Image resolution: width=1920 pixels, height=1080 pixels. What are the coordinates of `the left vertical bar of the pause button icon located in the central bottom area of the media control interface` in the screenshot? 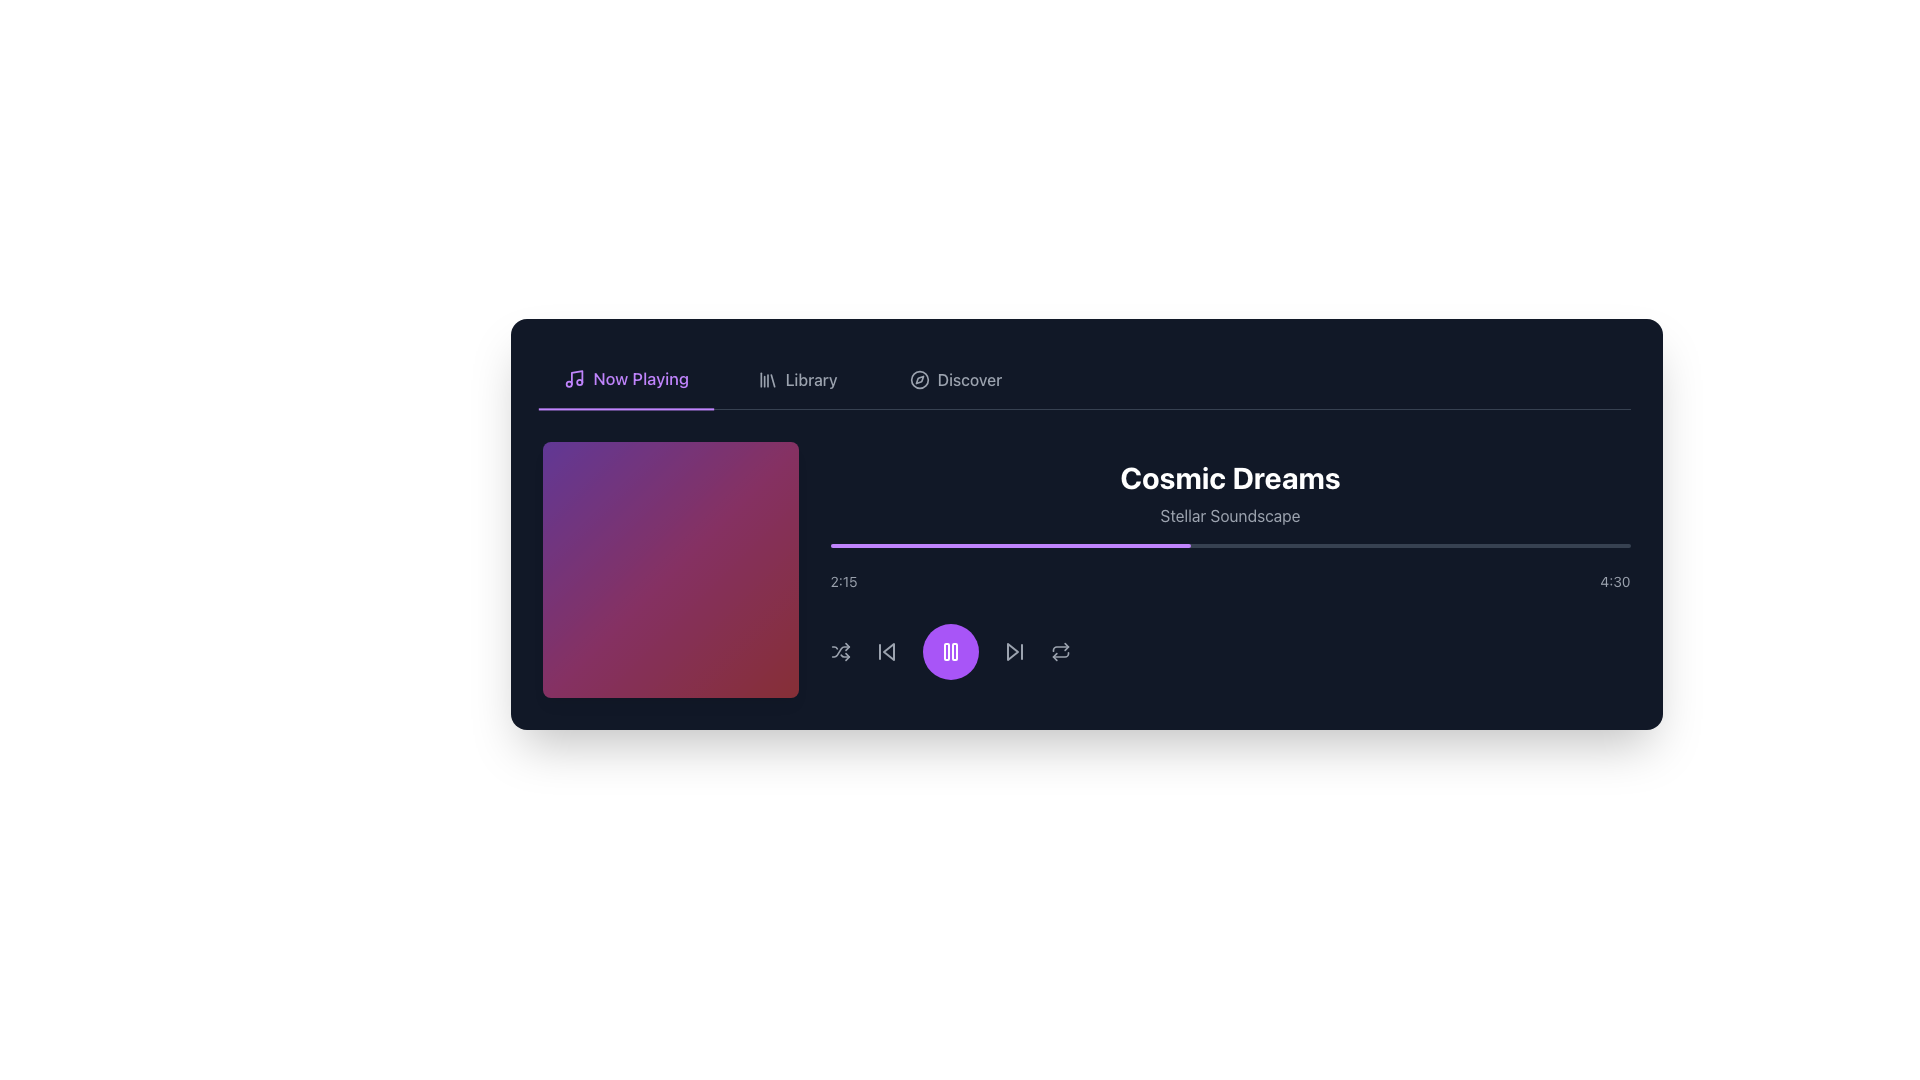 It's located at (945, 651).